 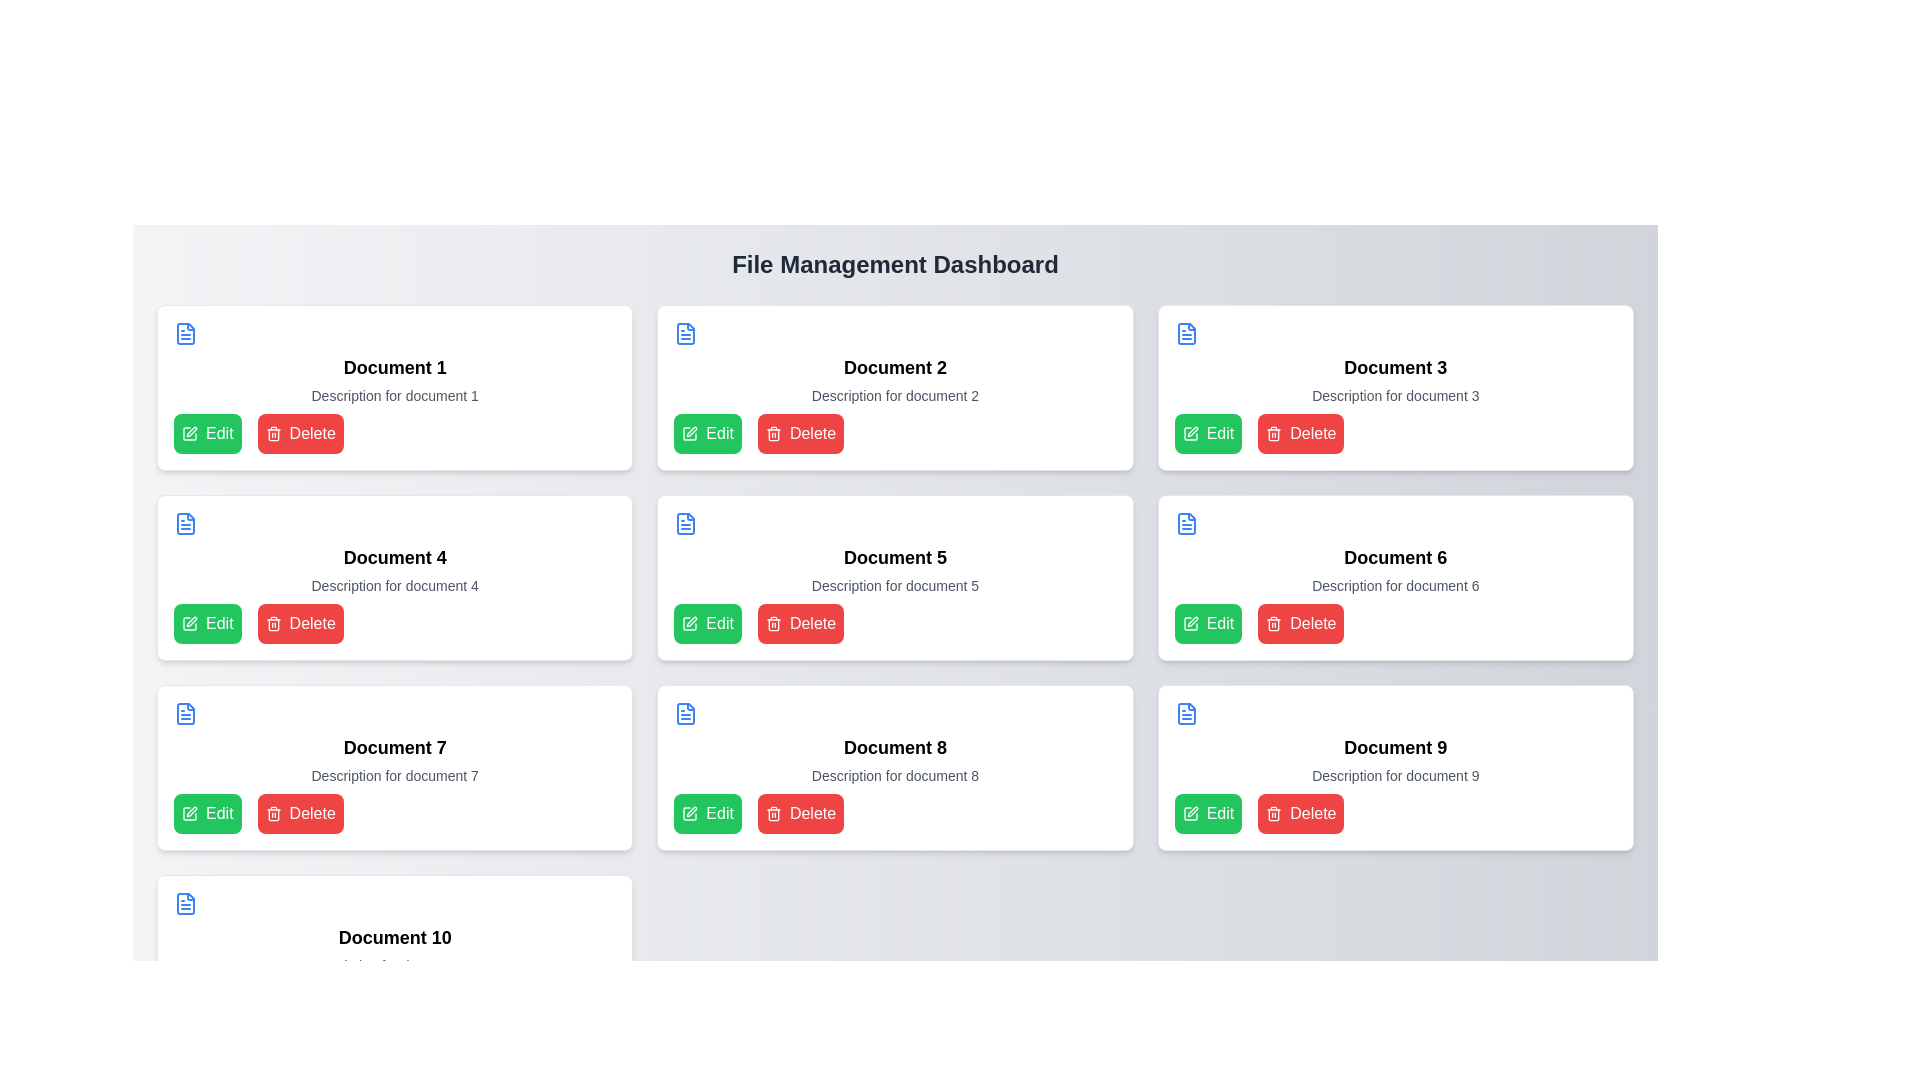 I want to click on the blue file icon representing the document associated with the card titled 'Document 5', located in the middle row and second column of the card grid layout, so click(x=686, y=523).